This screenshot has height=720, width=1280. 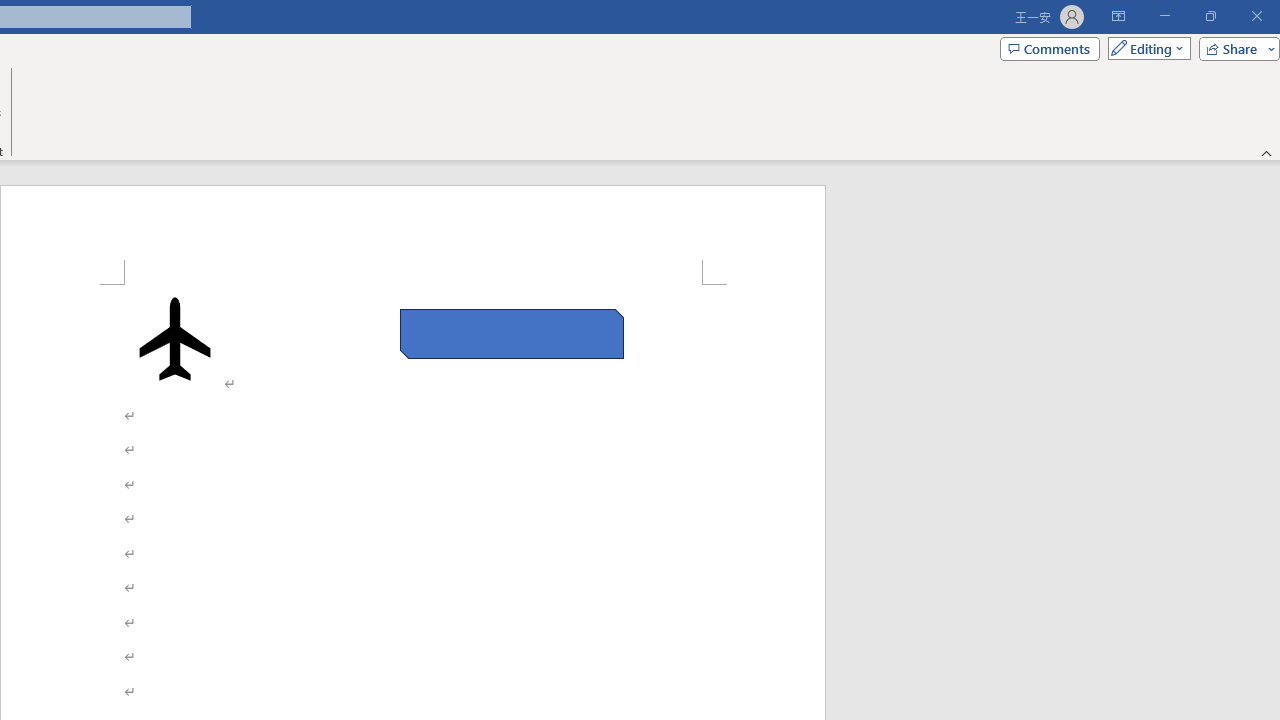 What do you see at coordinates (1048, 47) in the screenshot?
I see `'Comments'` at bounding box center [1048, 47].